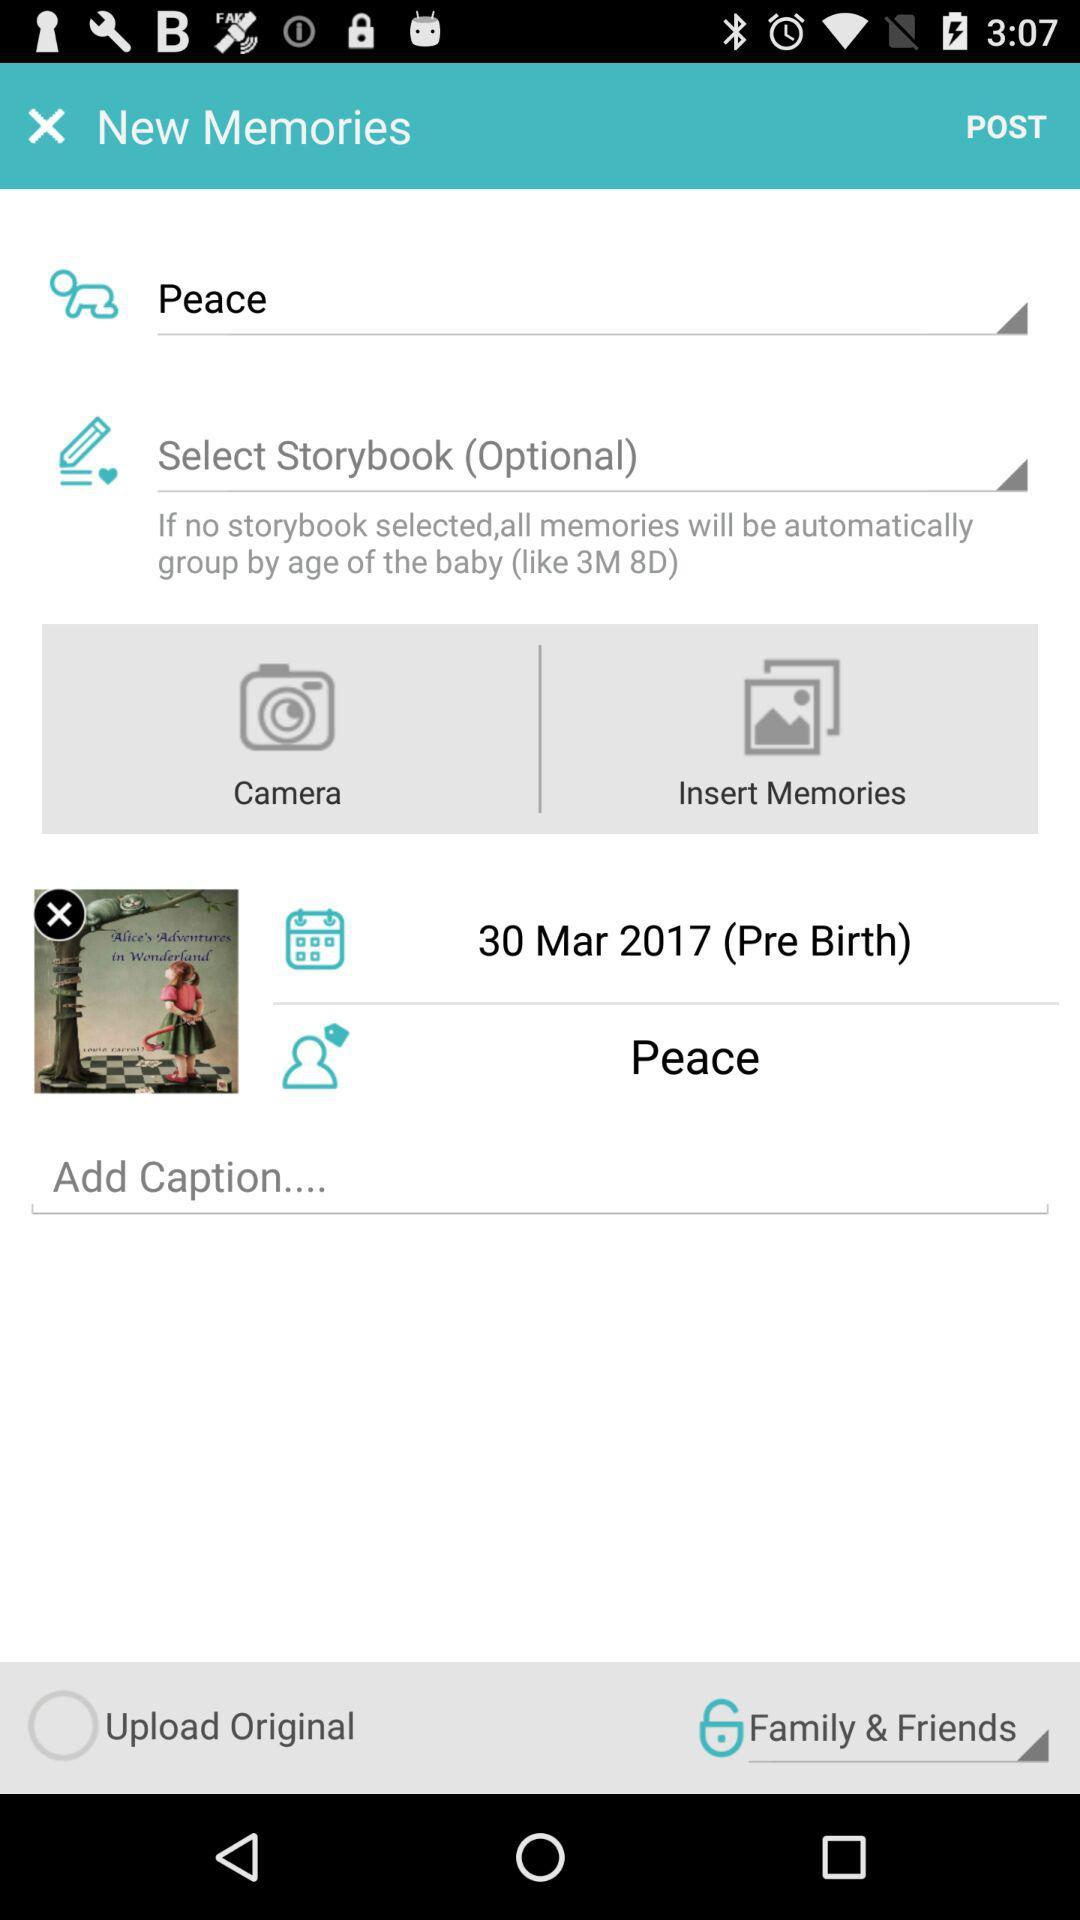 This screenshot has height=1920, width=1080. What do you see at coordinates (591, 454) in the screenshot?
I see `storybook` at bounding box center [591, 454].